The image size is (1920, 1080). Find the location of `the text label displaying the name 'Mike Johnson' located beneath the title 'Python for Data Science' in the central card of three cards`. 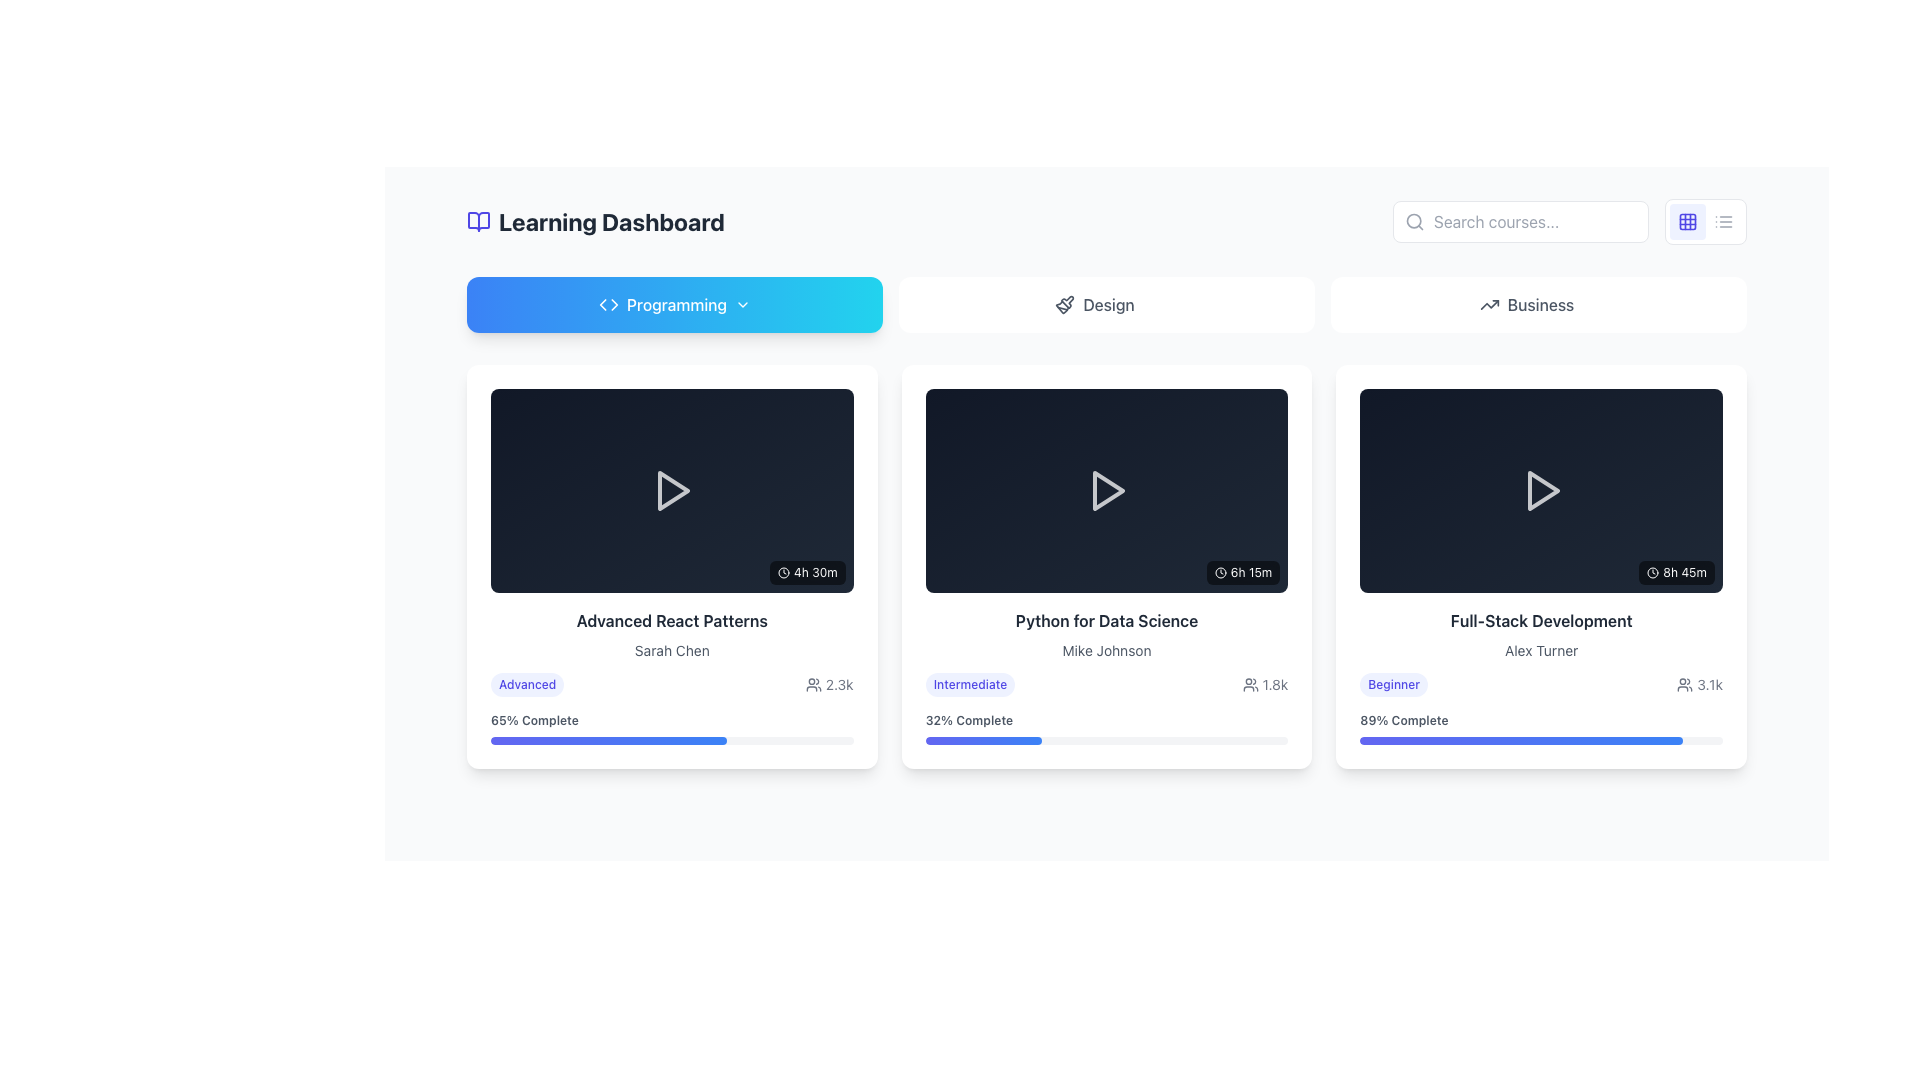

the text label displaying the name 'Mike Johnson' located beneath the title 'Python for Data Science' in the central card of three cards is located at coordinates (1106, 651).